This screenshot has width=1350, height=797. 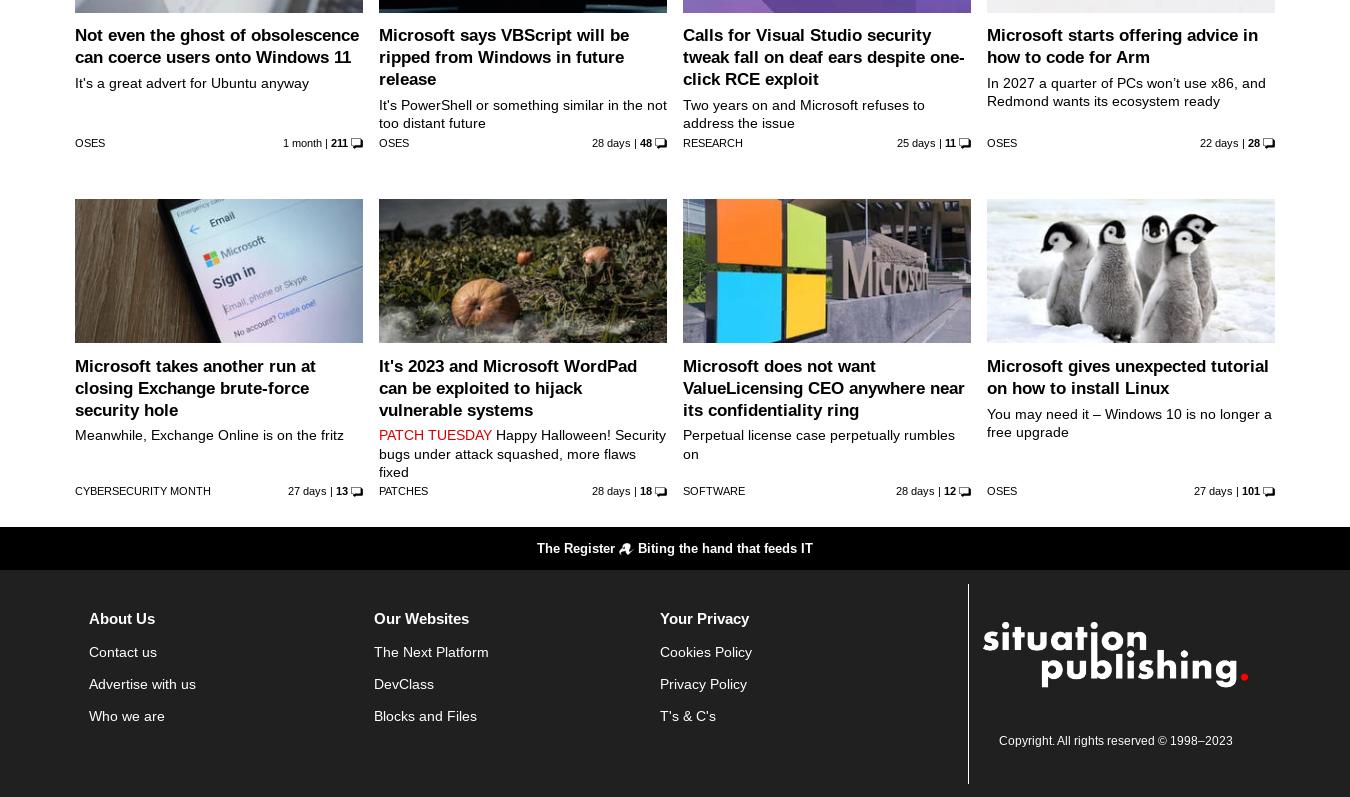 I want to click on 'The Register', so click(x=536, y=548).